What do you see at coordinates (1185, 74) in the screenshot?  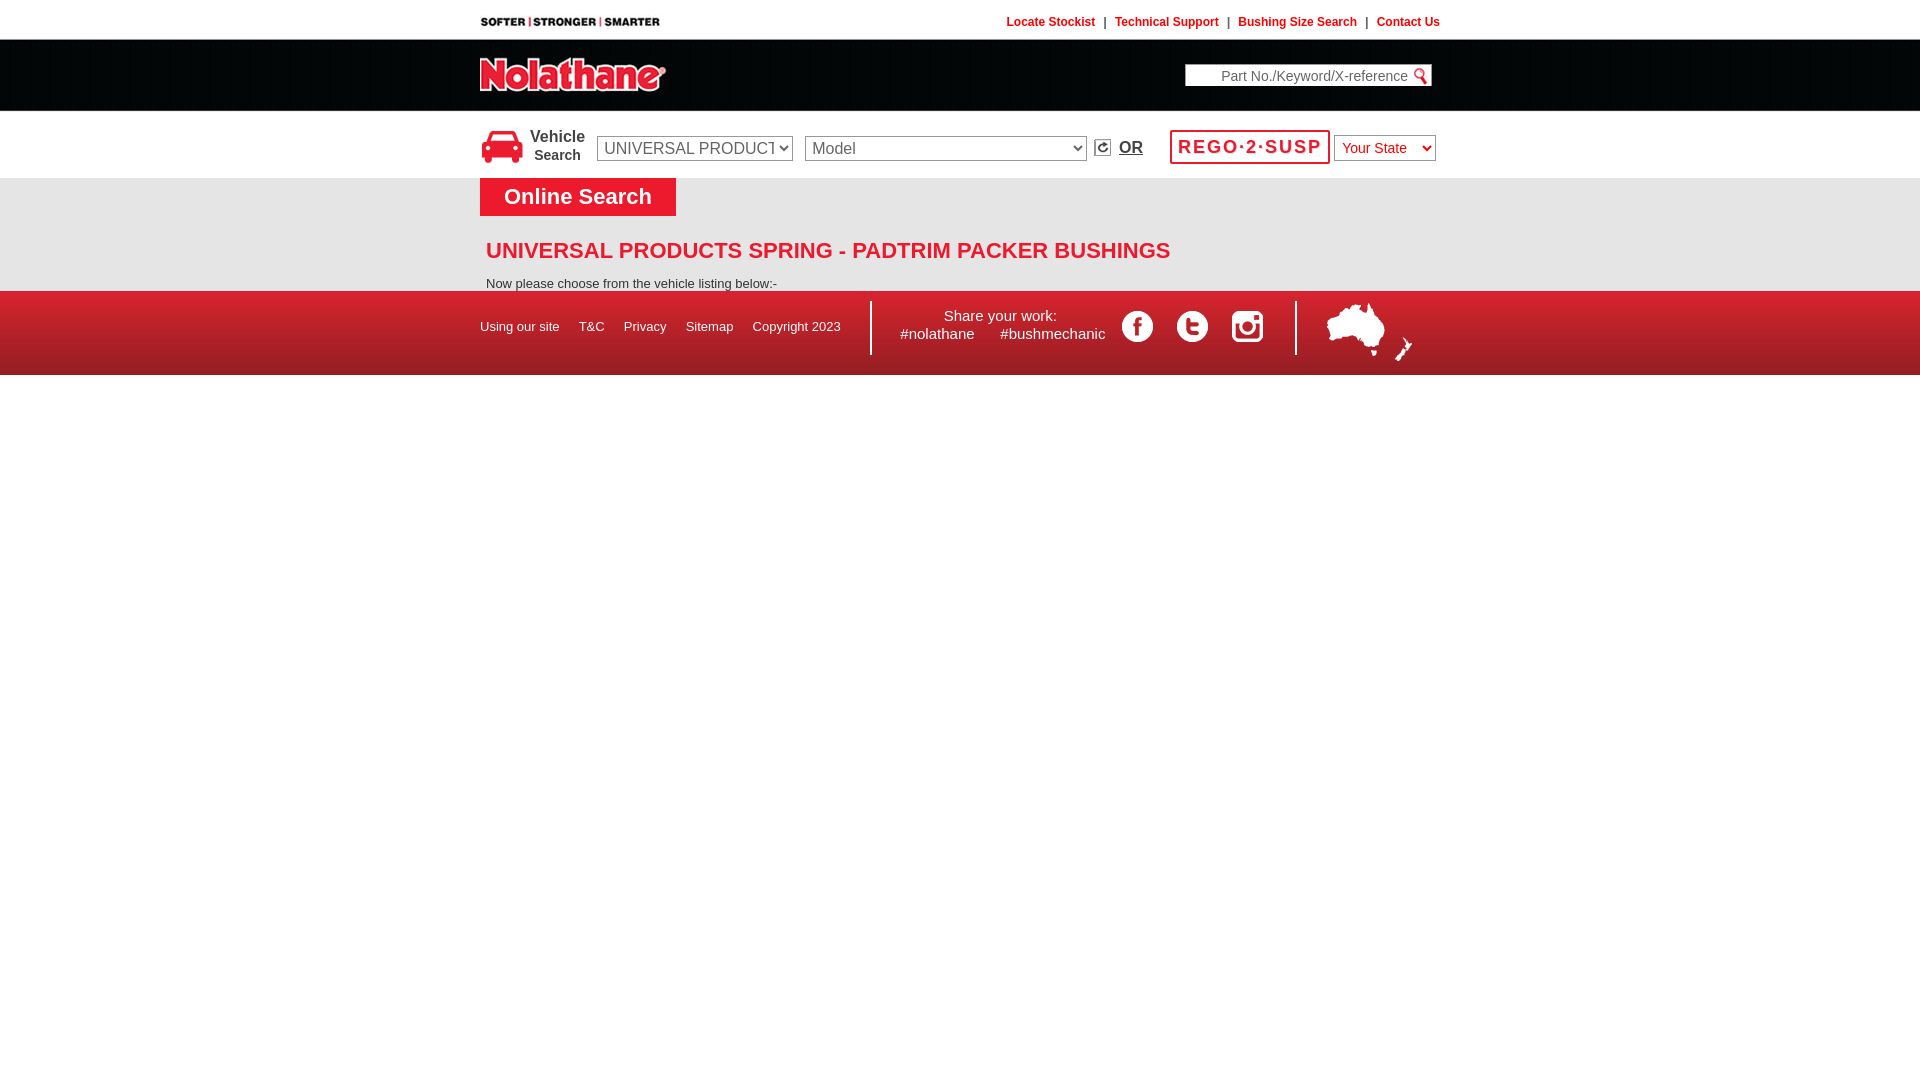 I see `'Part No./Keyword/X-reference'` at bounding box center [1185, 74].